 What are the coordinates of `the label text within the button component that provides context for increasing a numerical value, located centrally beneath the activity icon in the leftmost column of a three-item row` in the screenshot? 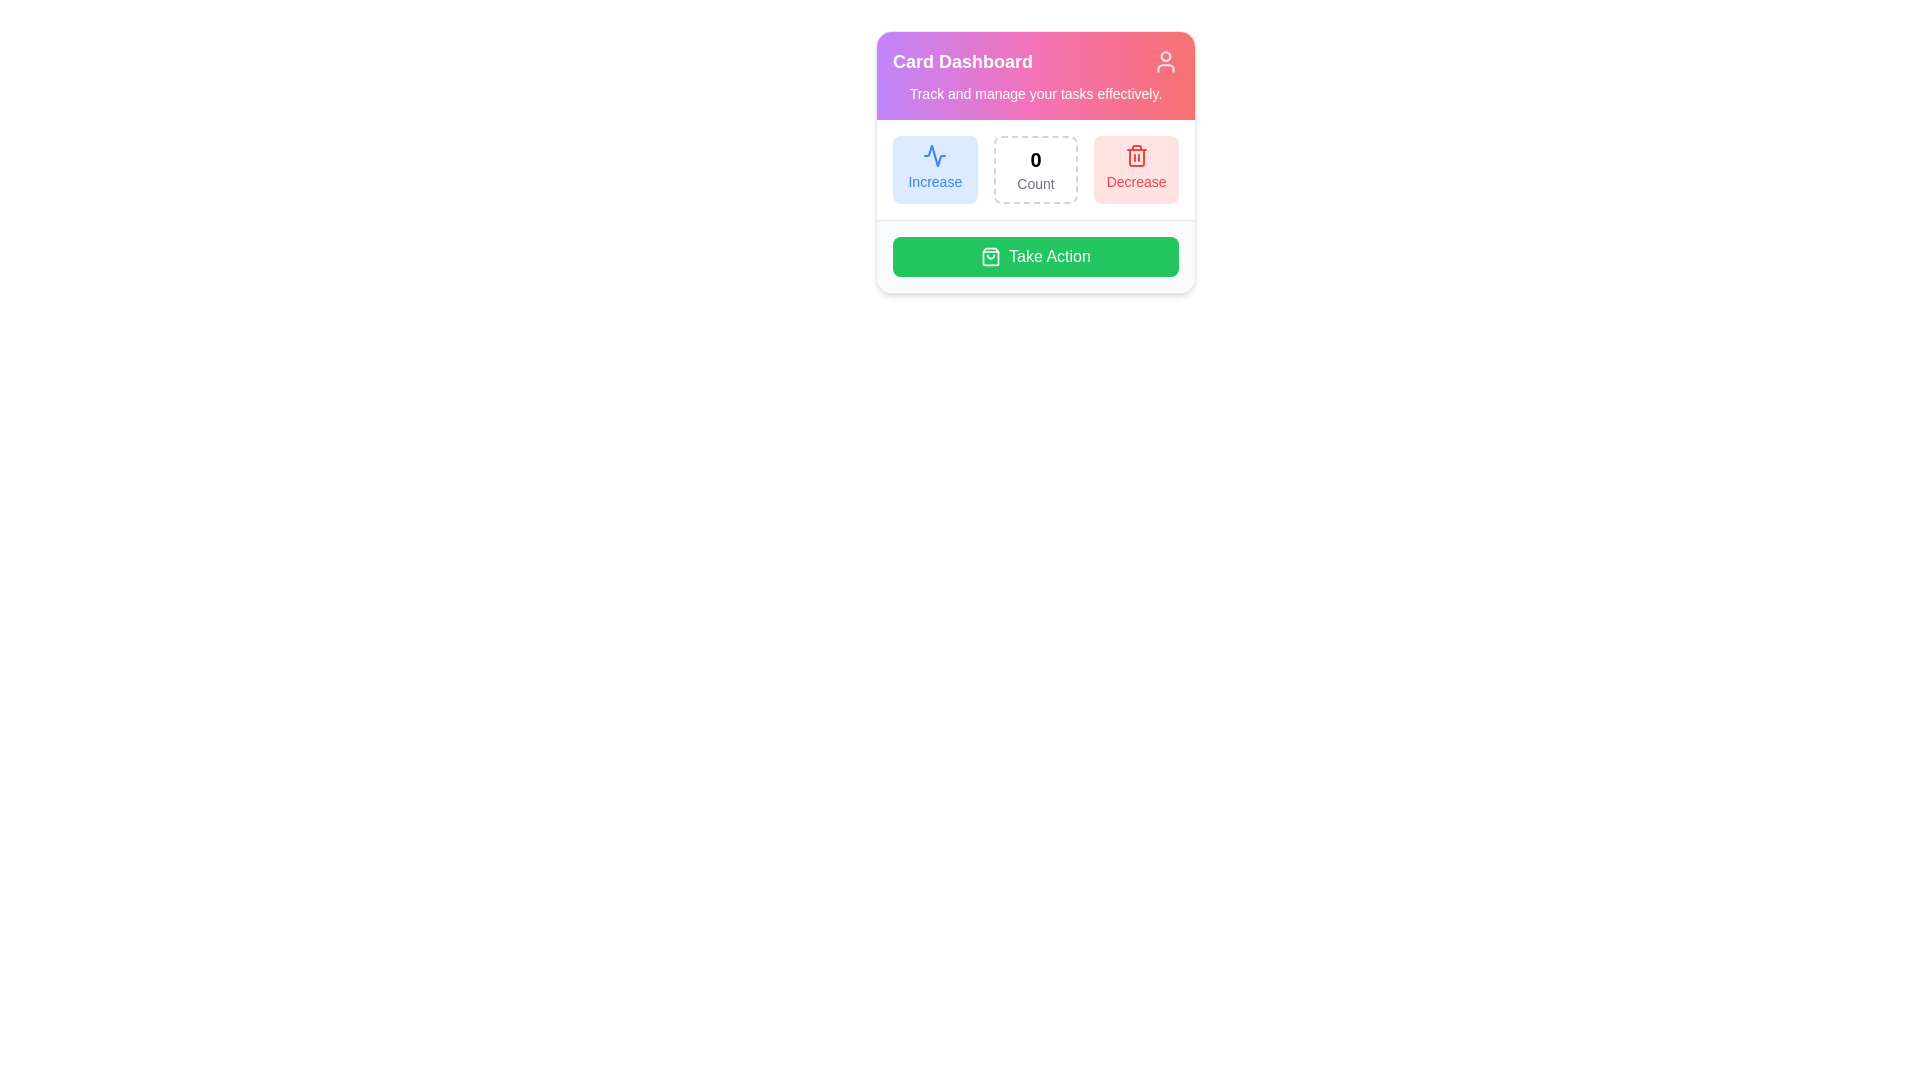 It's located at (934, 181).